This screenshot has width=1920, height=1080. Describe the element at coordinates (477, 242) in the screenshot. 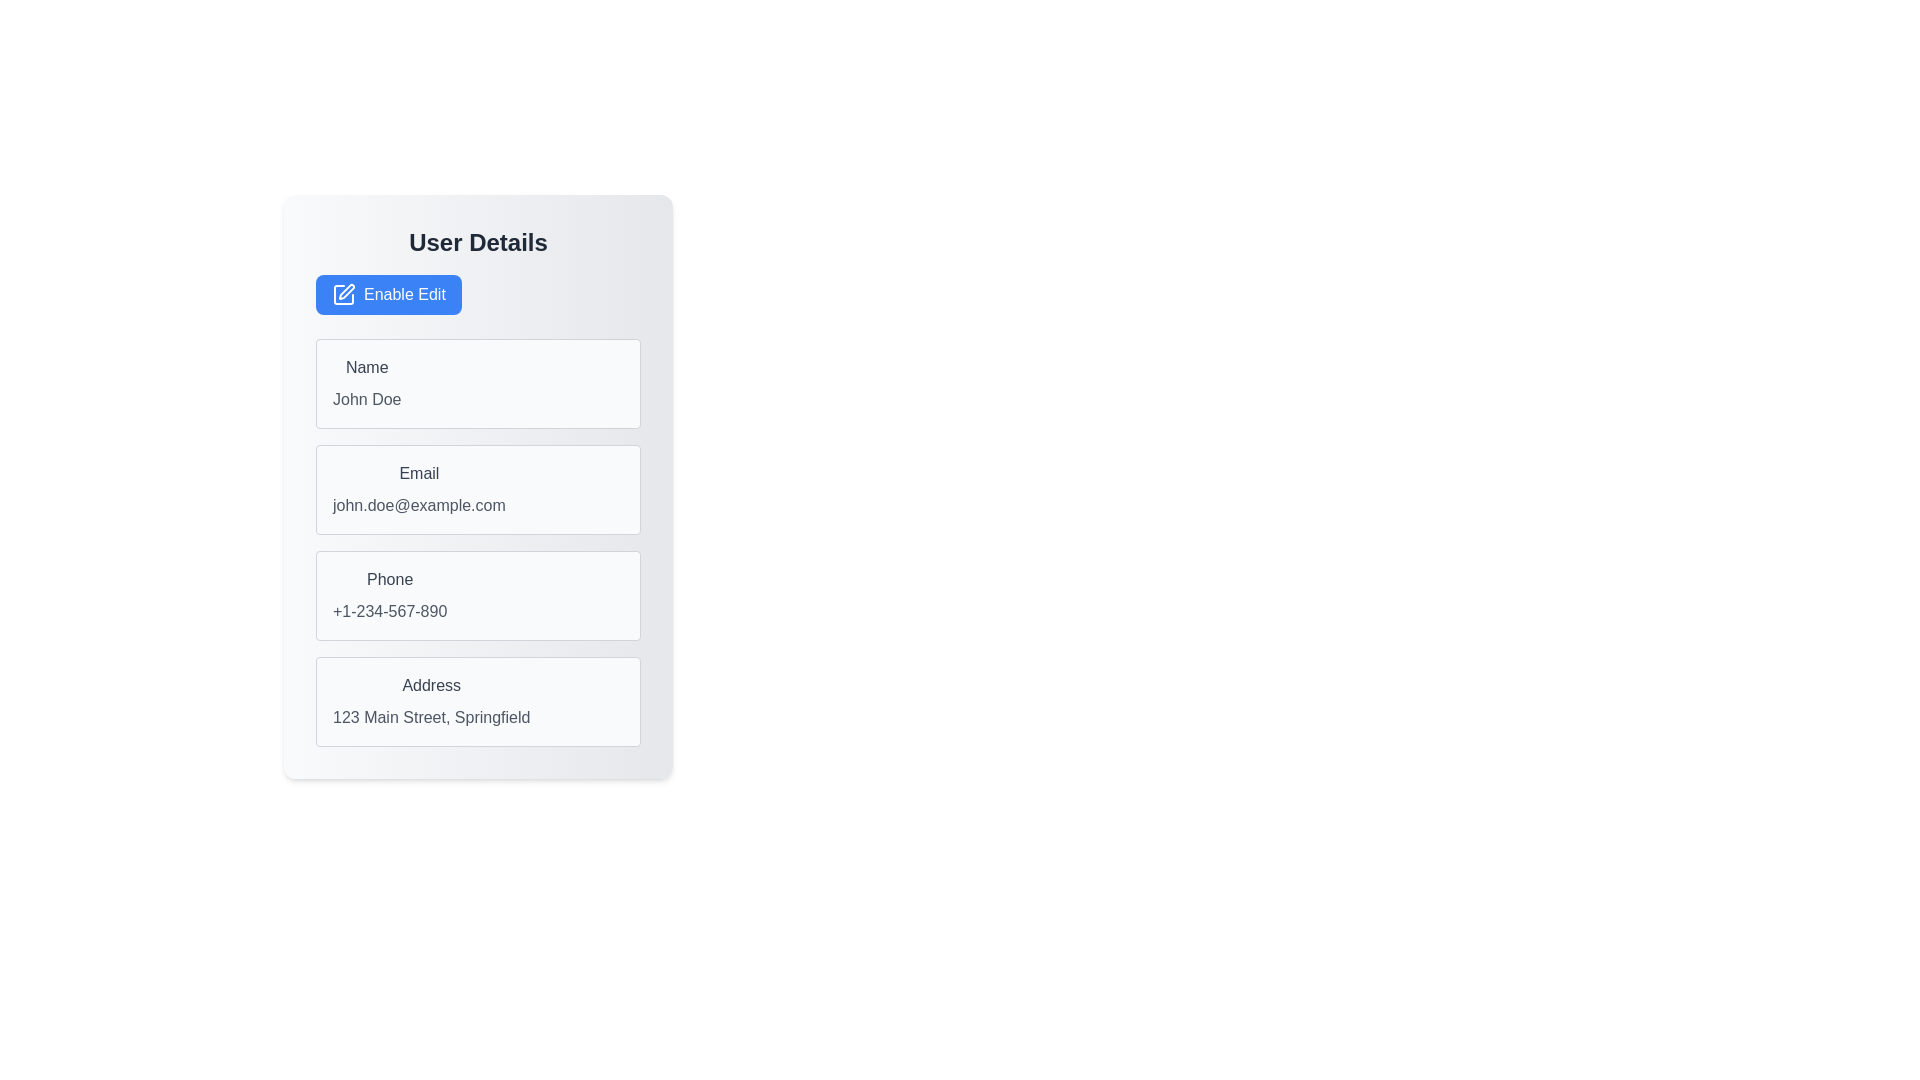

I see `the 'User Details' text header, which is prominently displayed in a bold, large font at the top of the user information panel` at that location.